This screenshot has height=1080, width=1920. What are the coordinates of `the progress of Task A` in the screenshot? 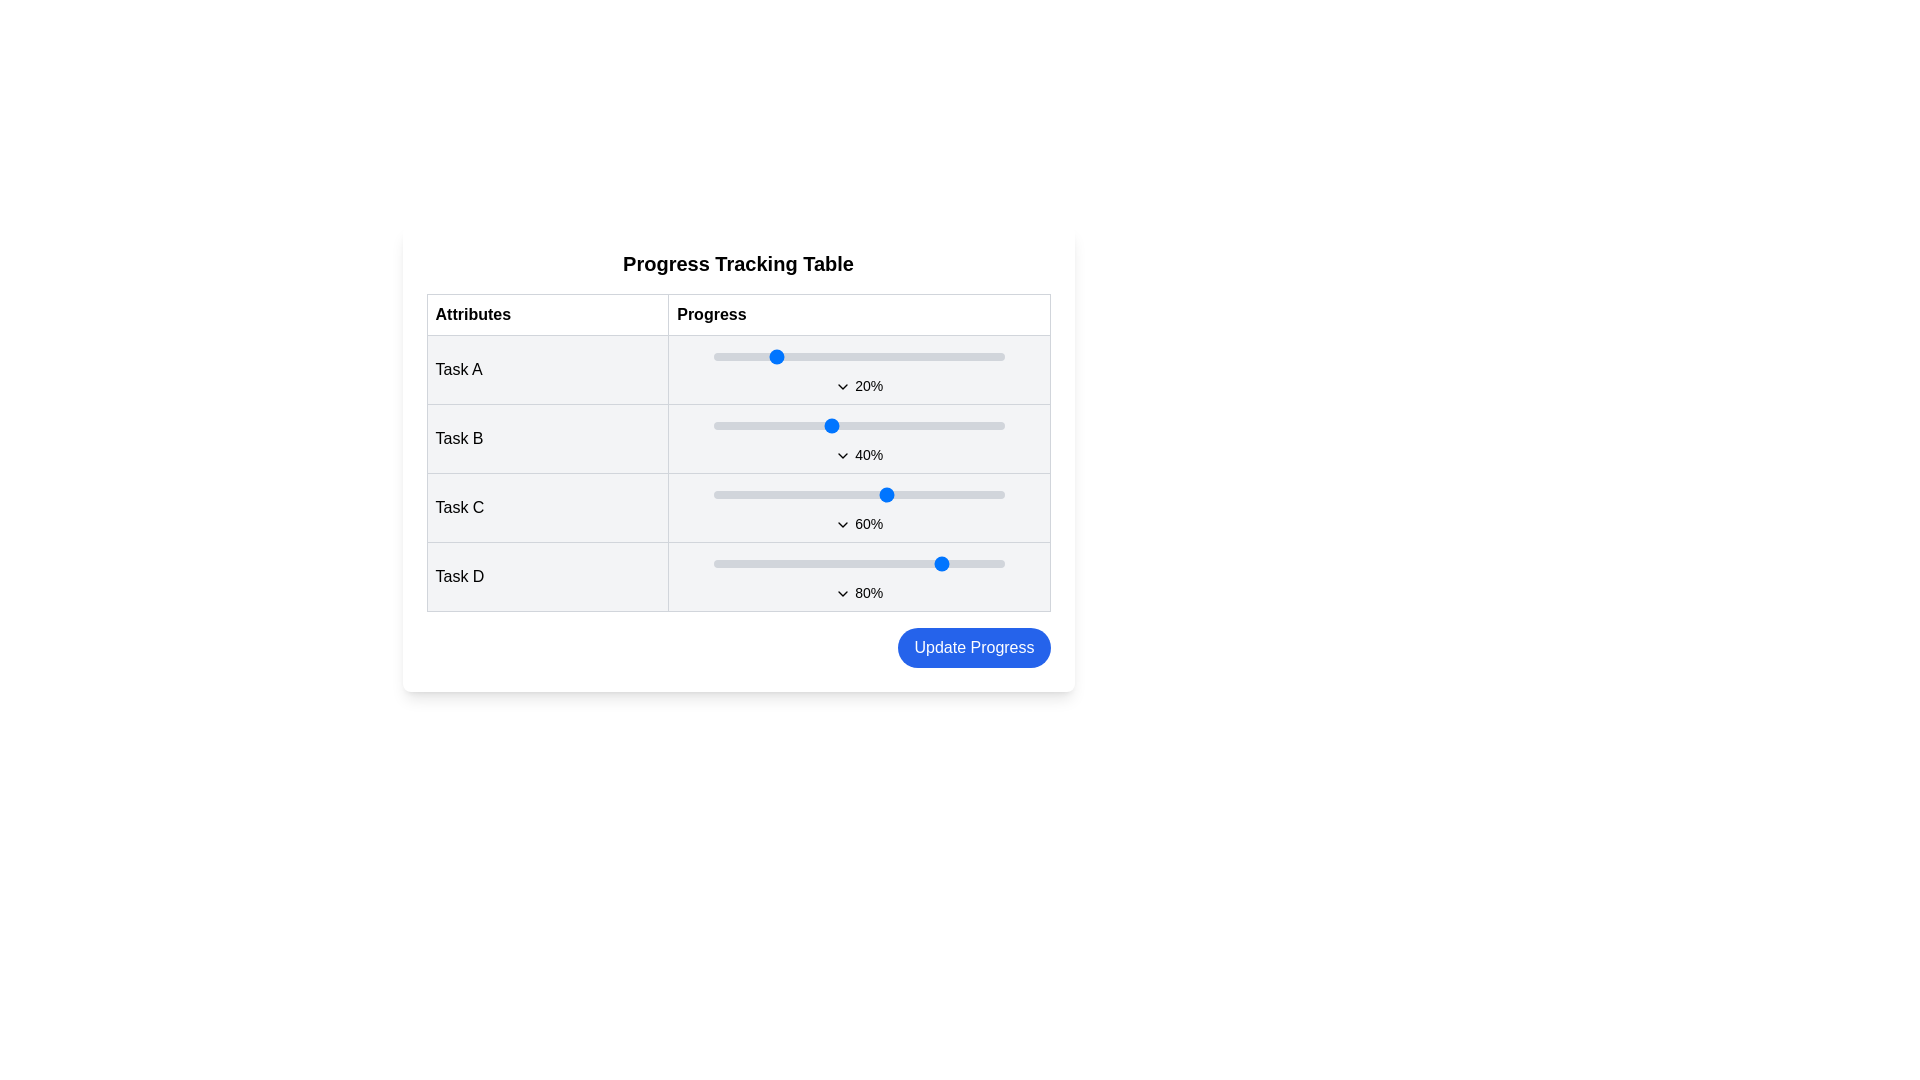 It's located at (904, 356).